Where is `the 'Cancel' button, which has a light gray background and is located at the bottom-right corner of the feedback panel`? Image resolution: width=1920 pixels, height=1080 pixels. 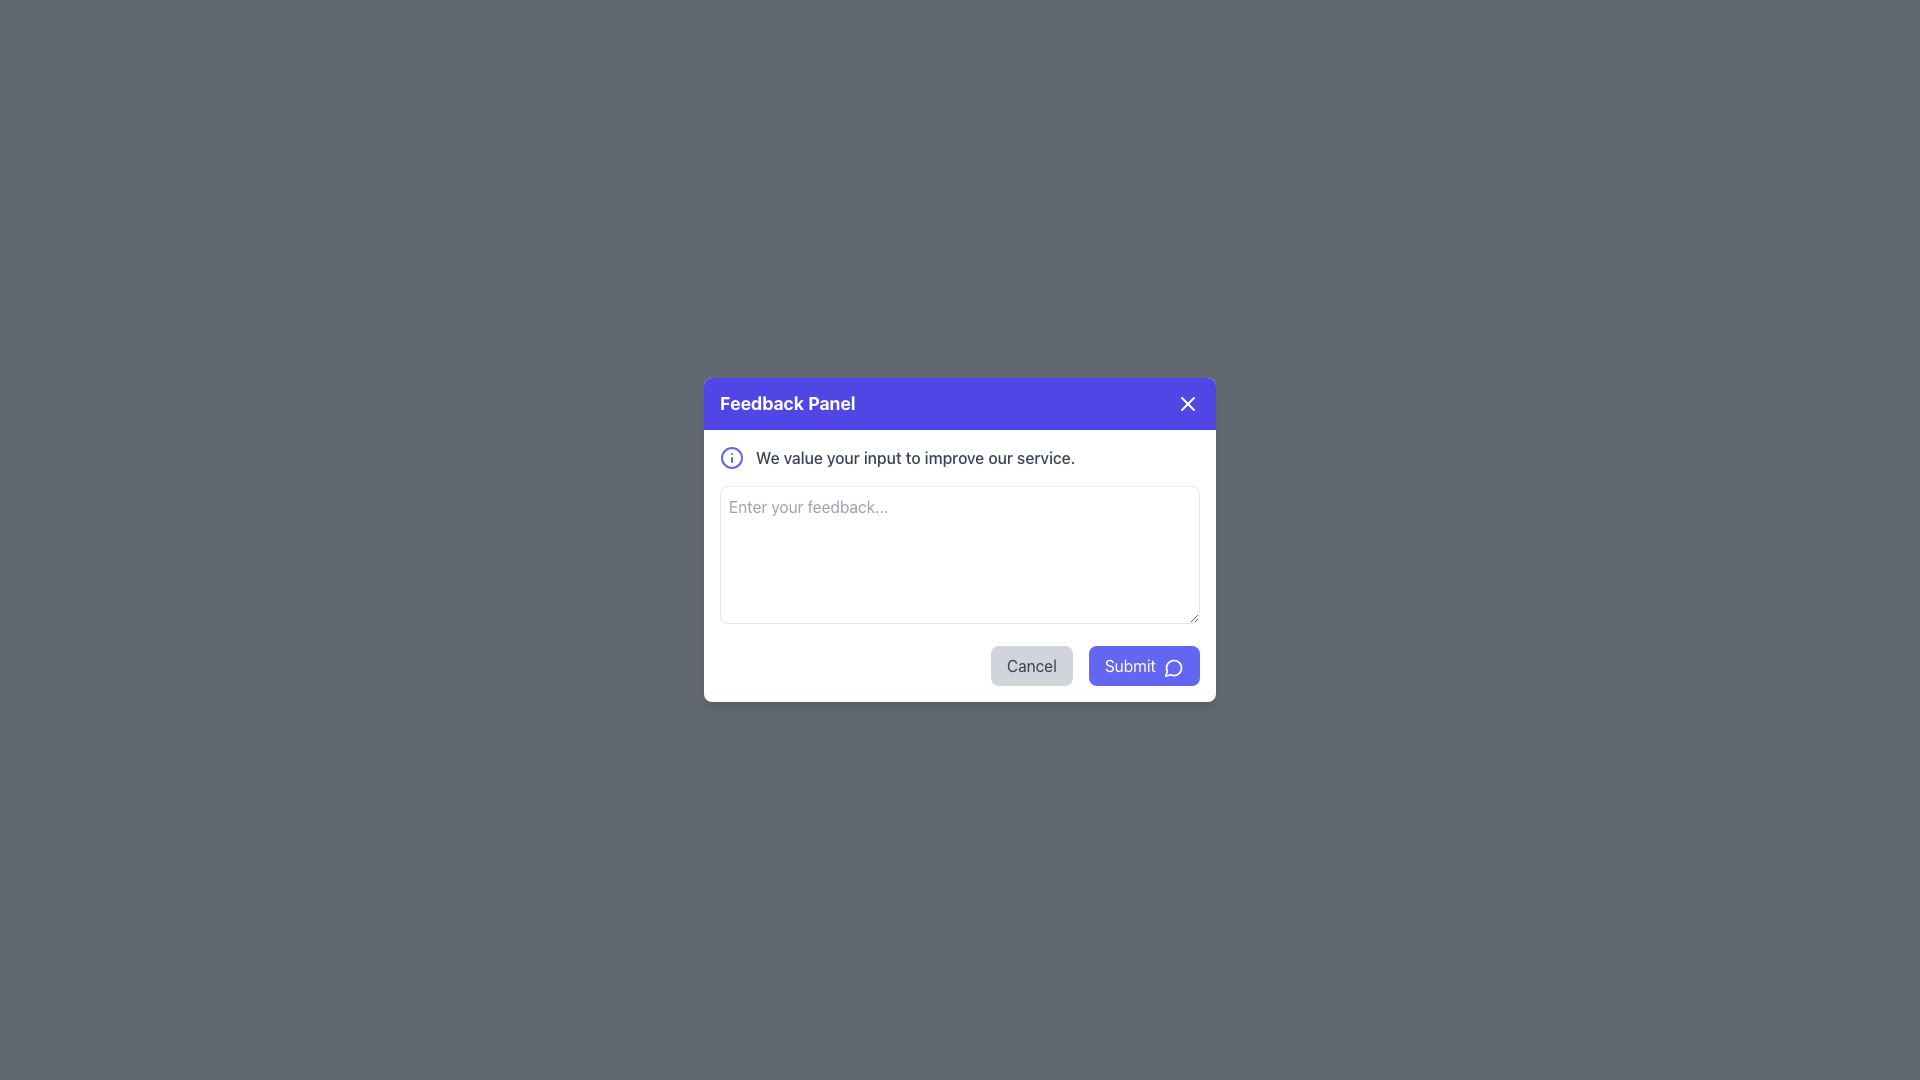 the 'Cancel' button, which has a light gray background and is located at the bottom-right corner of the feedback panel is located at coordinates (1031, 666).